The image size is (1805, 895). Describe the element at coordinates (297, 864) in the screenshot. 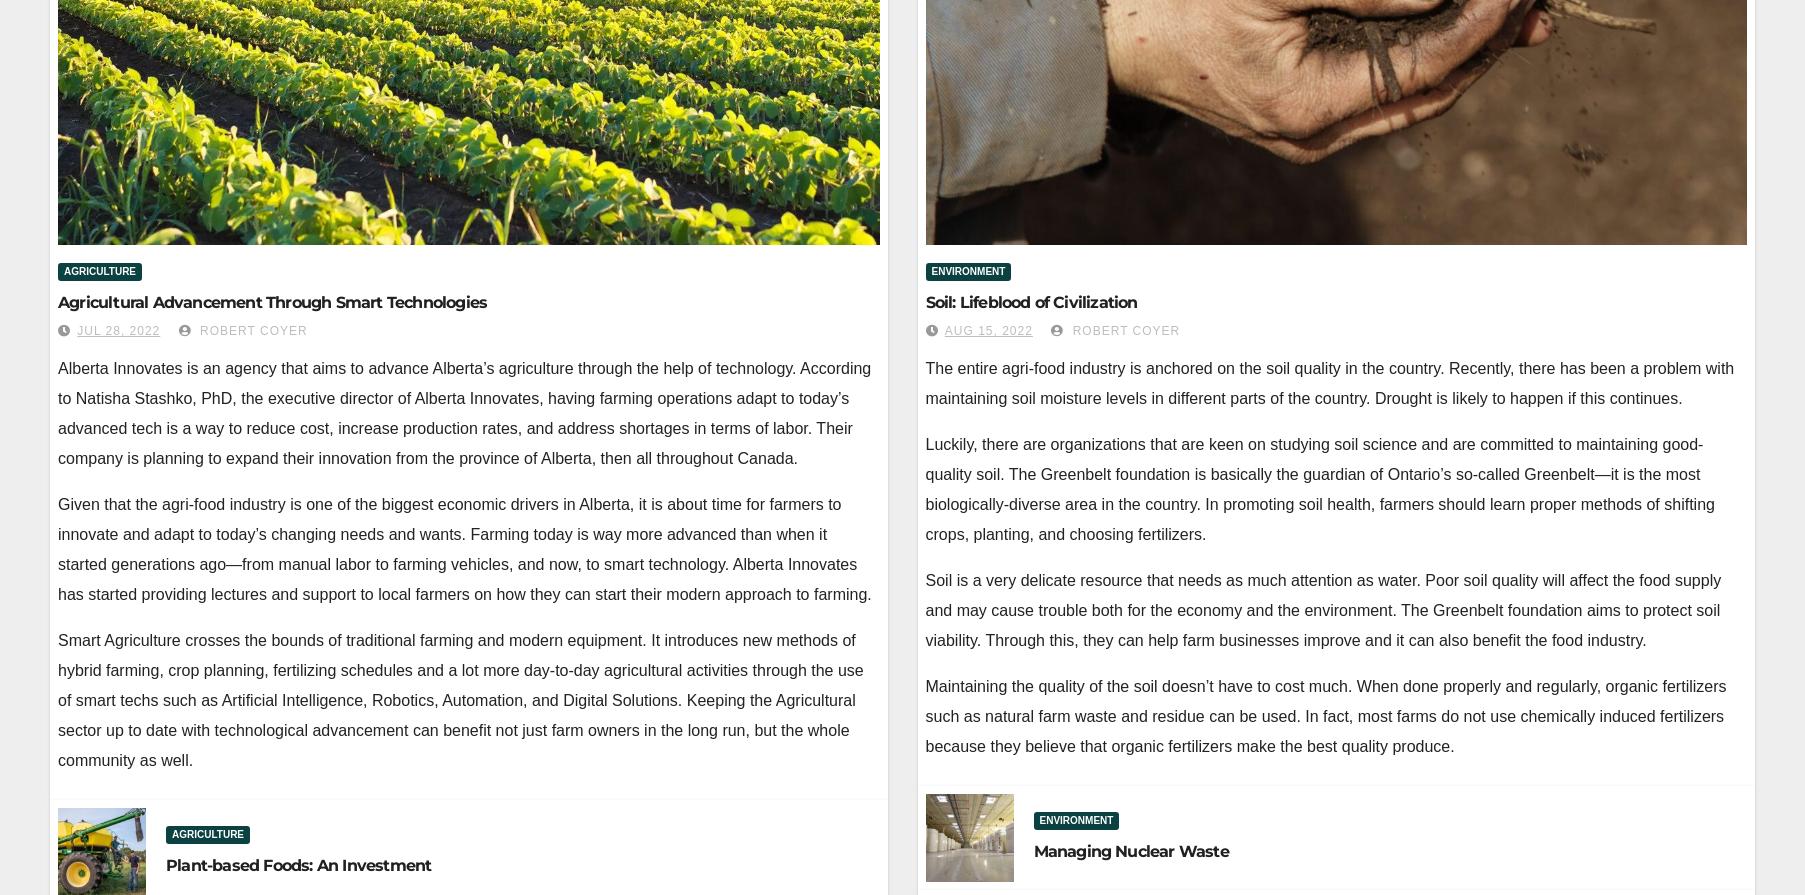

I see `'Plant-based Foods: An Investment'` at that location.